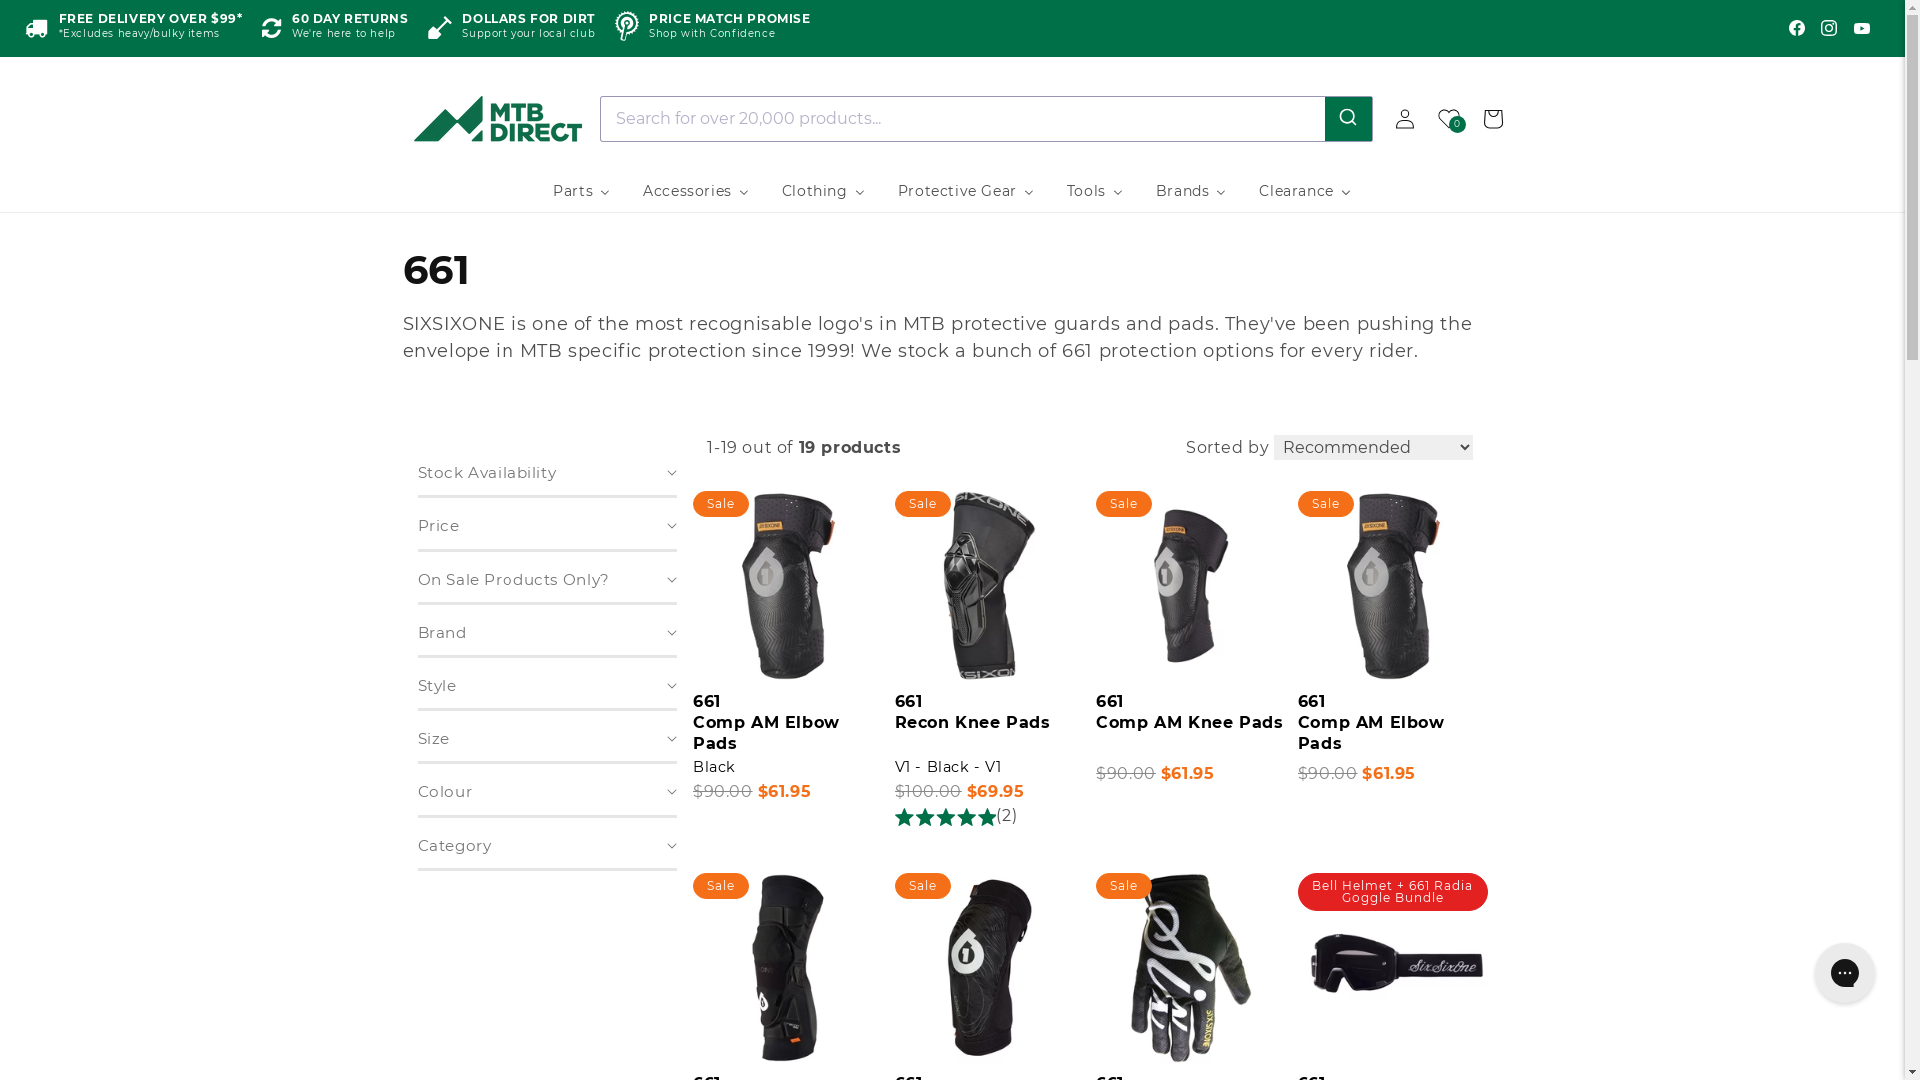 The image size is (1920, 1080). I want to click on 'Submit', so click(1324, 118).